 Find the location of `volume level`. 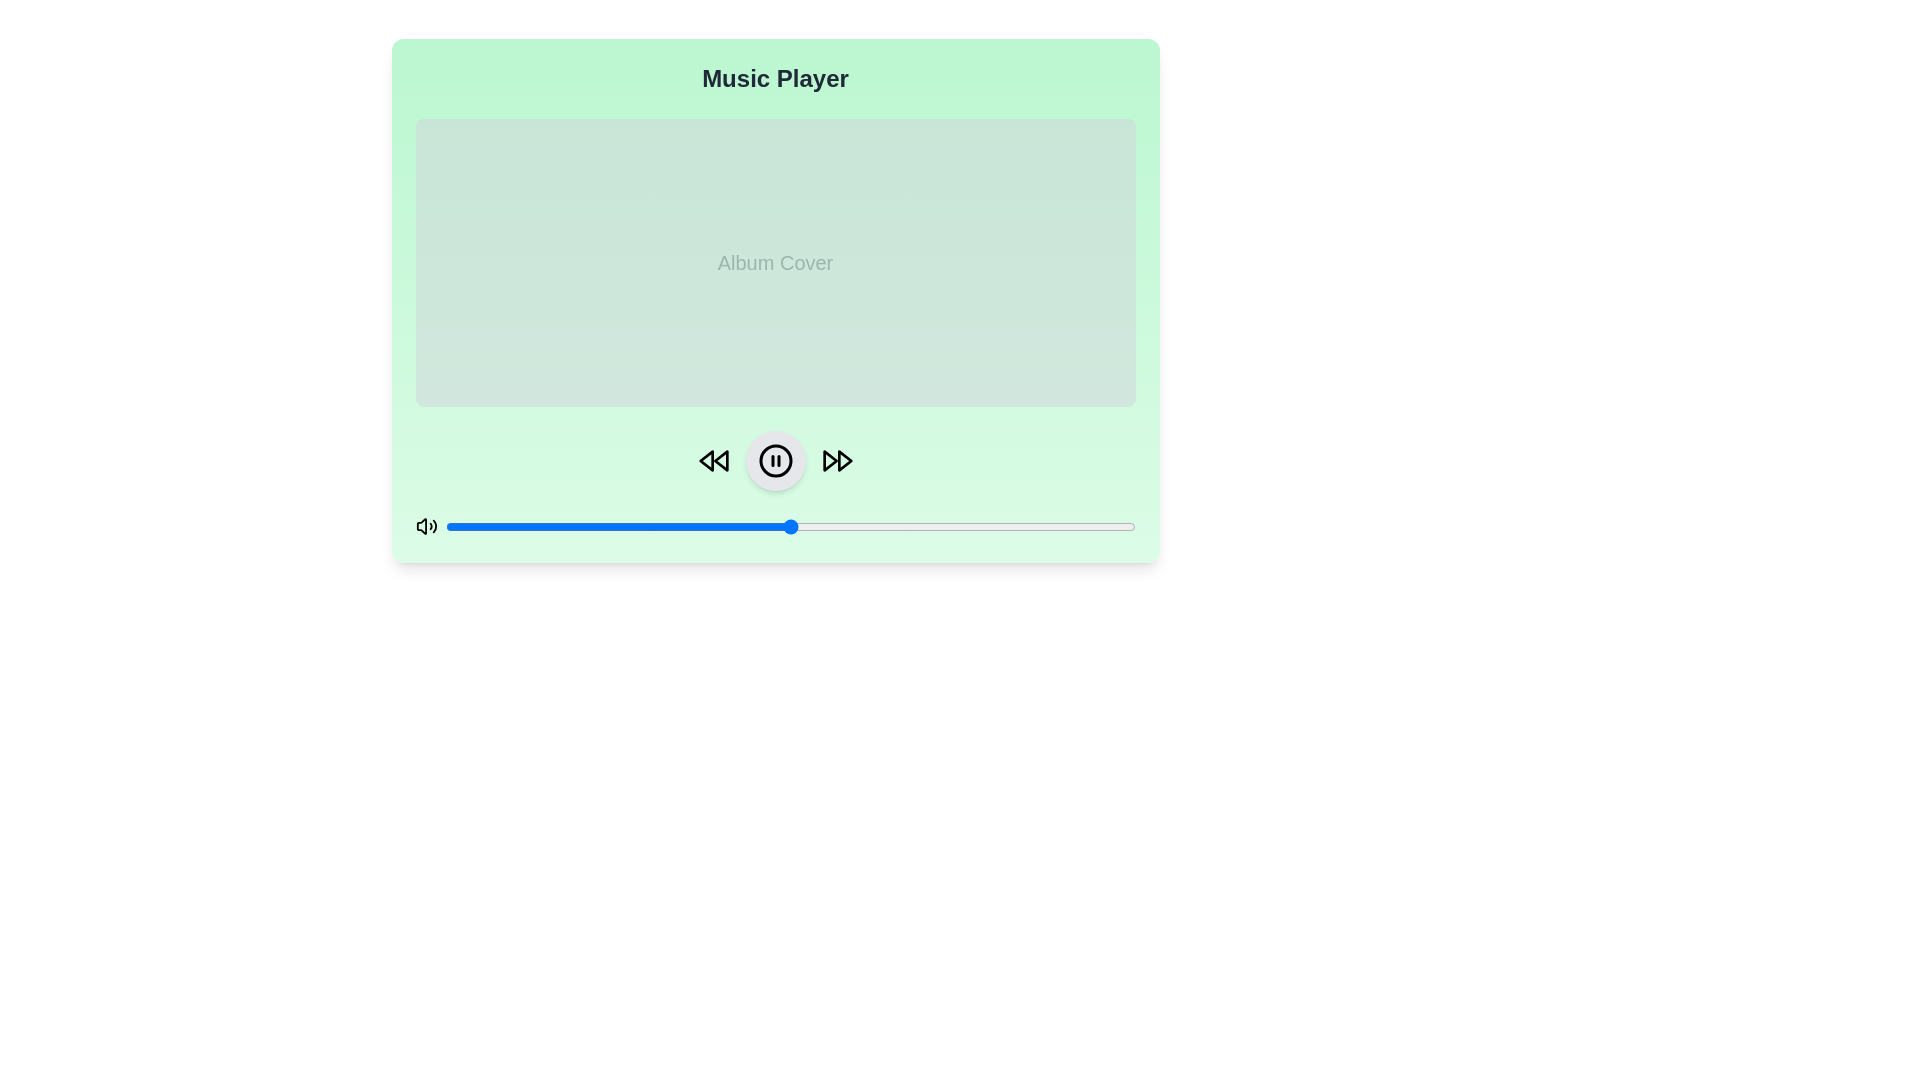

volume level is located at coordinates (521, 526).